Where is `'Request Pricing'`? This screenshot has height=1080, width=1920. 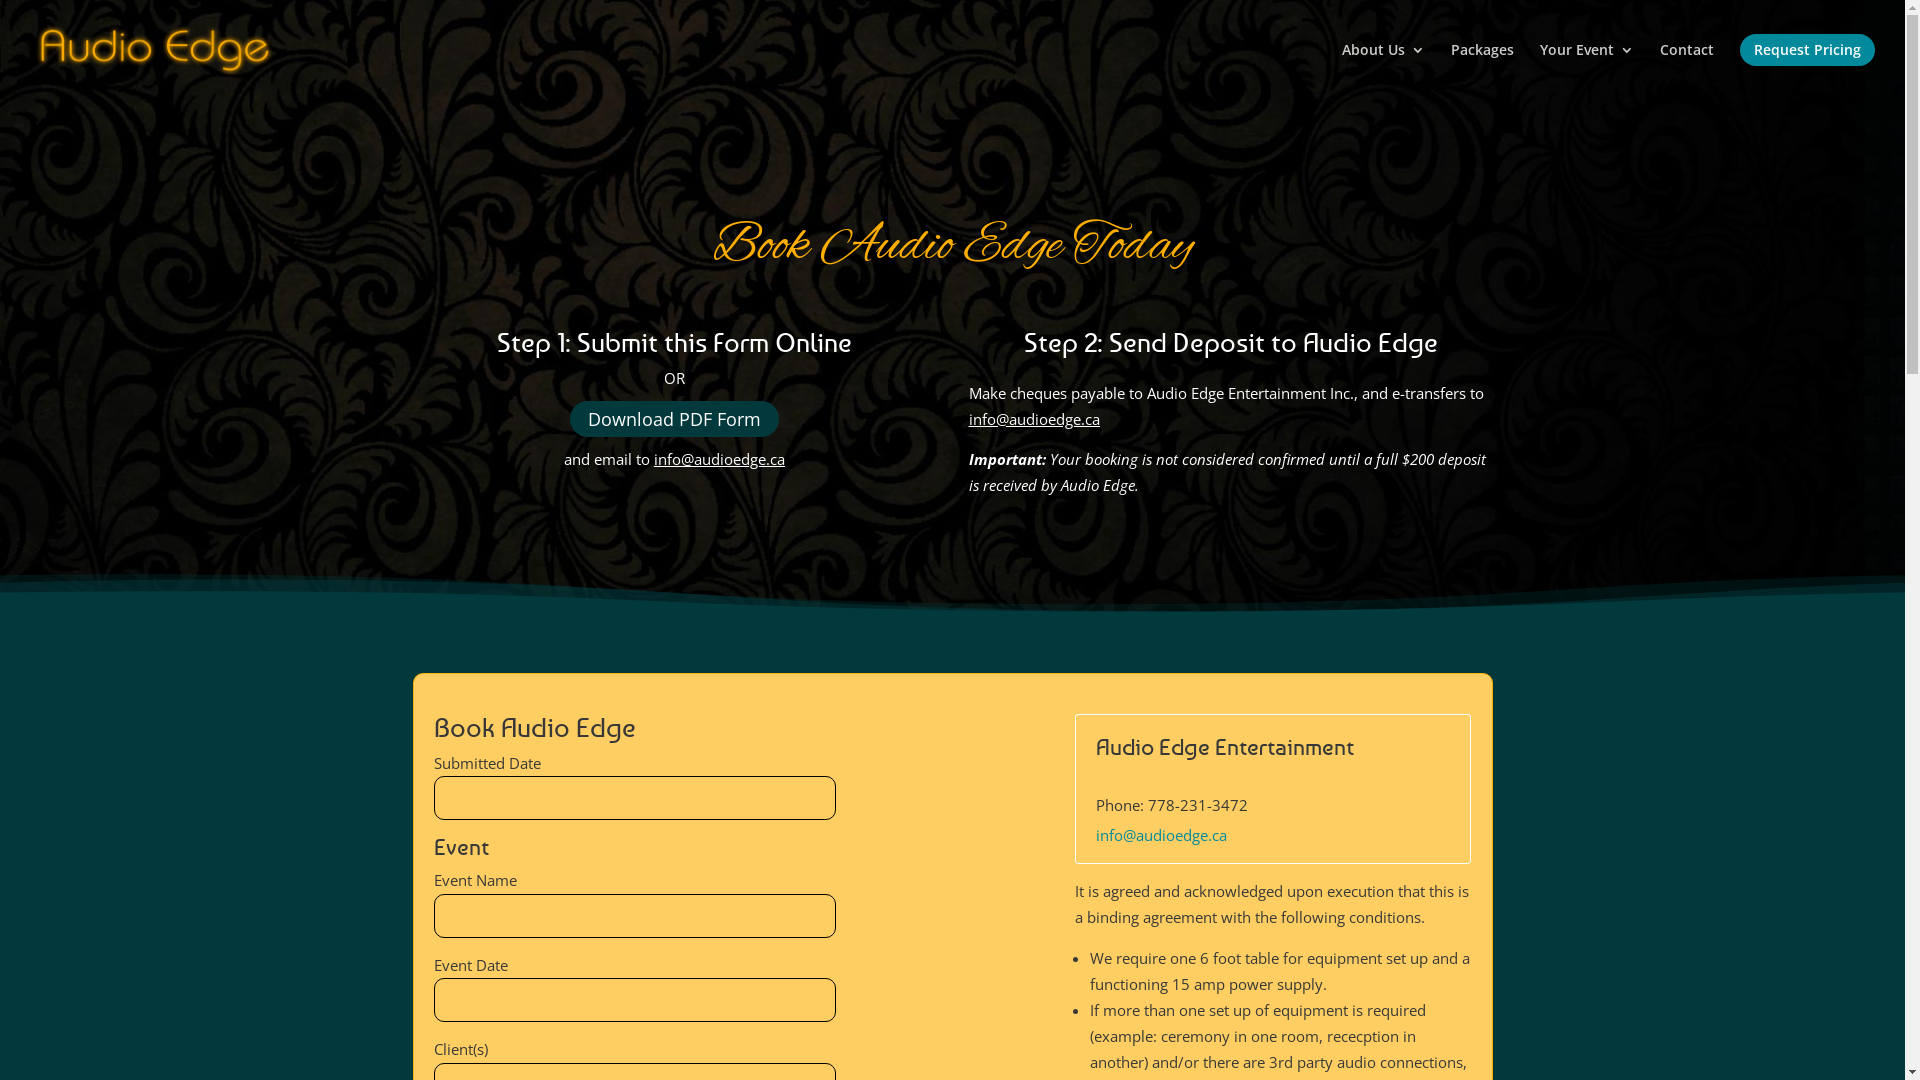
'Request Pricing' is located at coordinates (1738, 65).